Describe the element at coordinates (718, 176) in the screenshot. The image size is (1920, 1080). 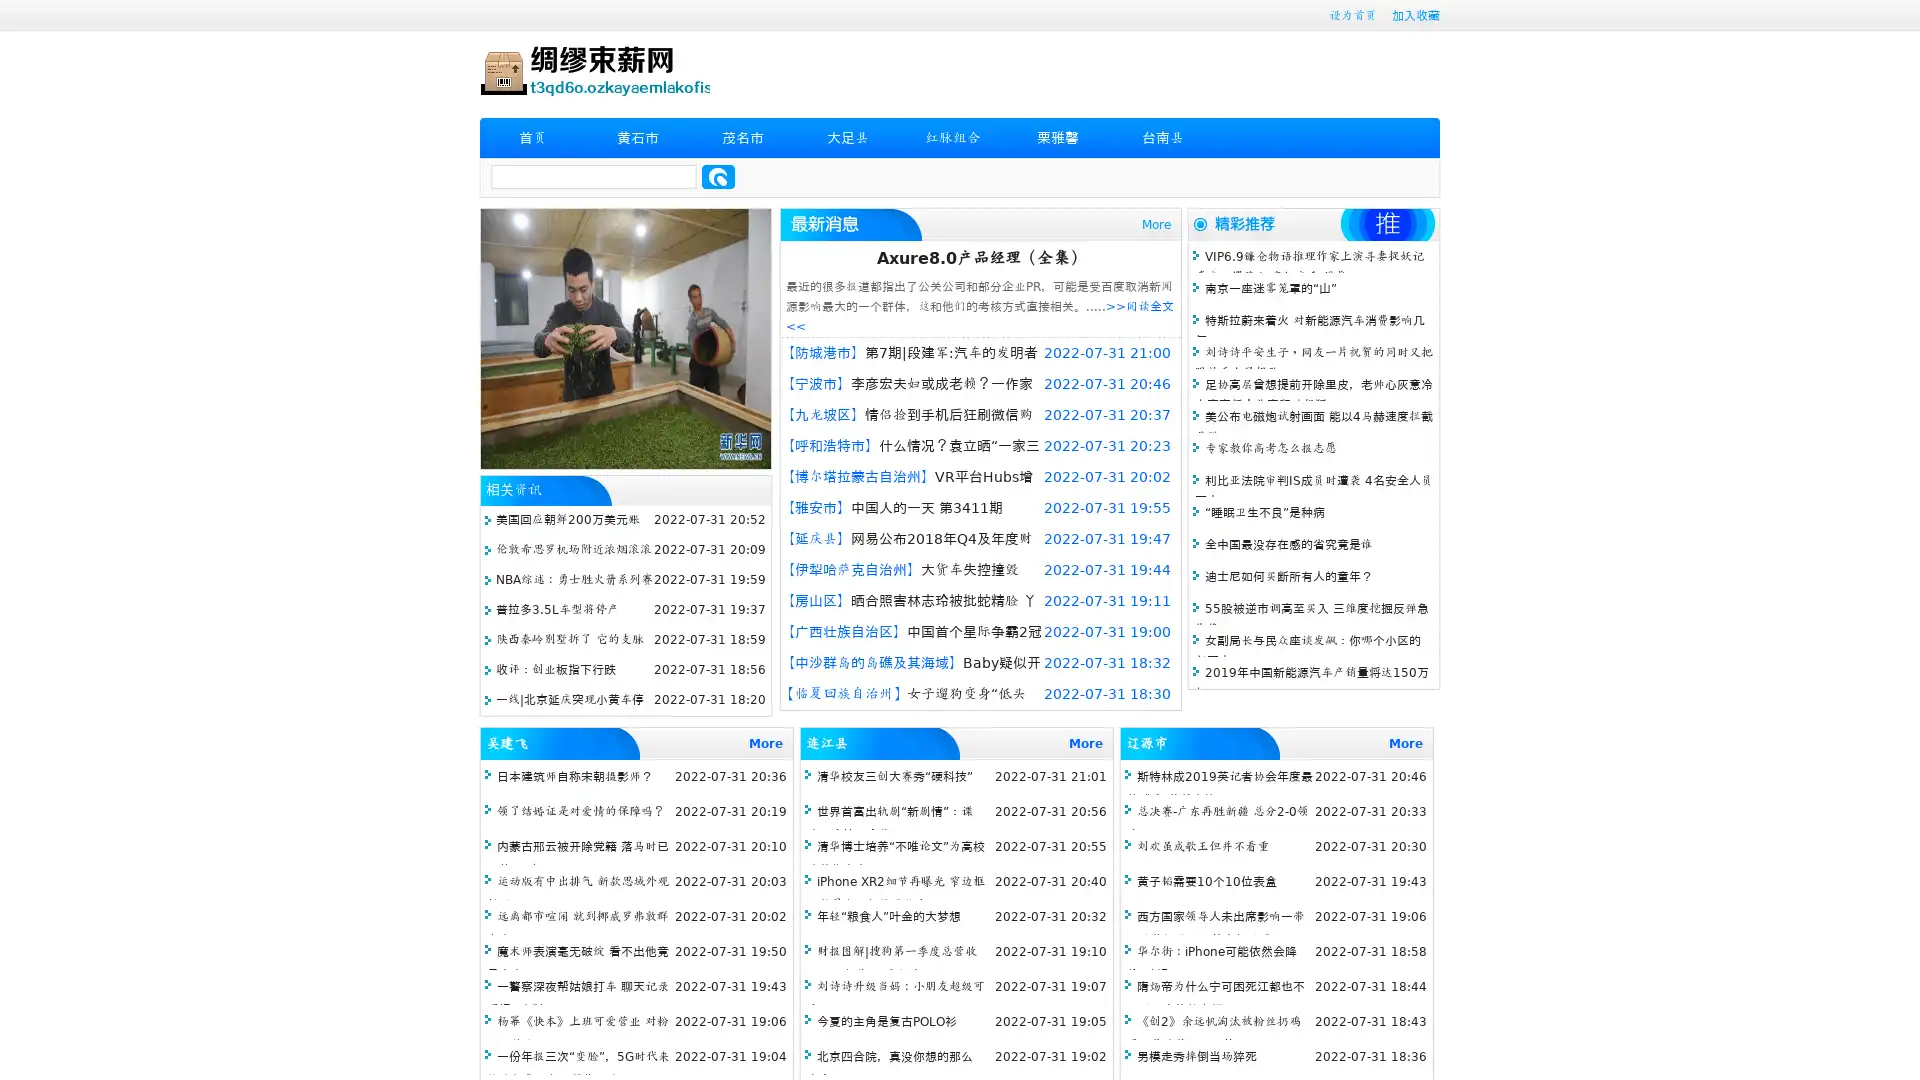
I see `Search` at that location.